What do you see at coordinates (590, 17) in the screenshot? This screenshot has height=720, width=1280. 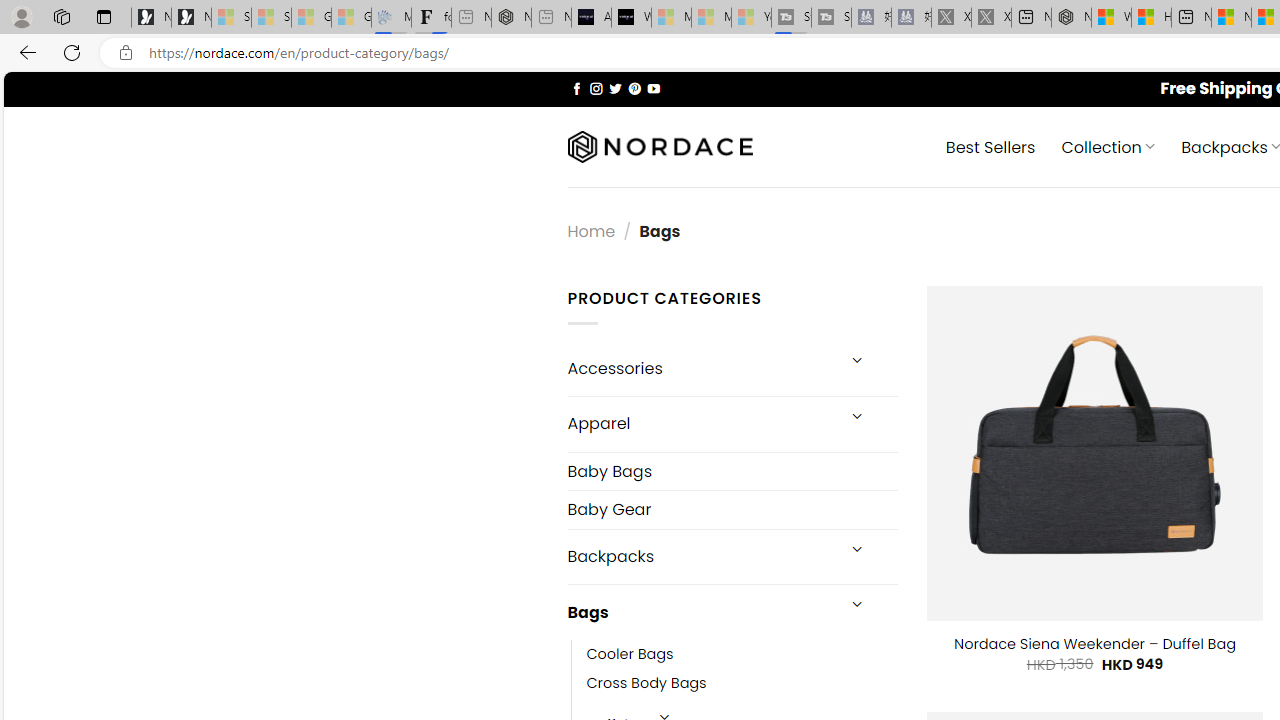 I see `'AI Voice Changer for PC and Mac - Voice.ai'` at bounding box center [590, 17].